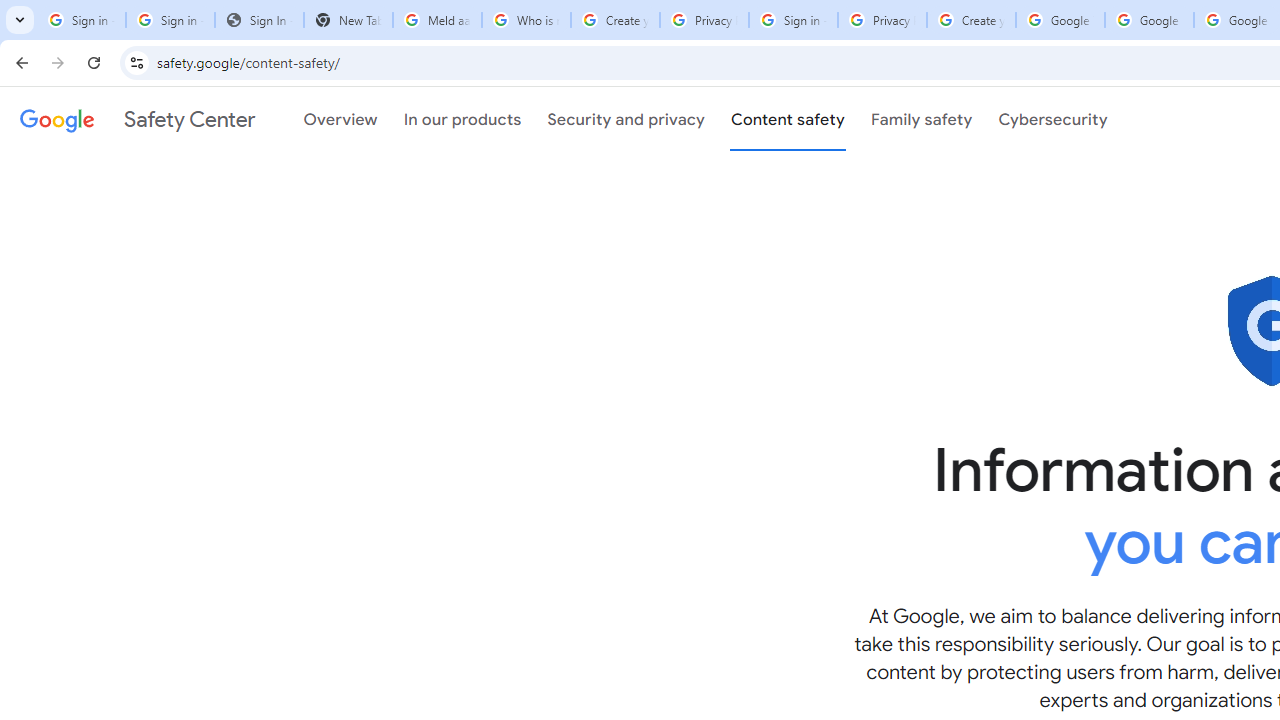  I want to click on 'Safety Center', so click(136, 119).